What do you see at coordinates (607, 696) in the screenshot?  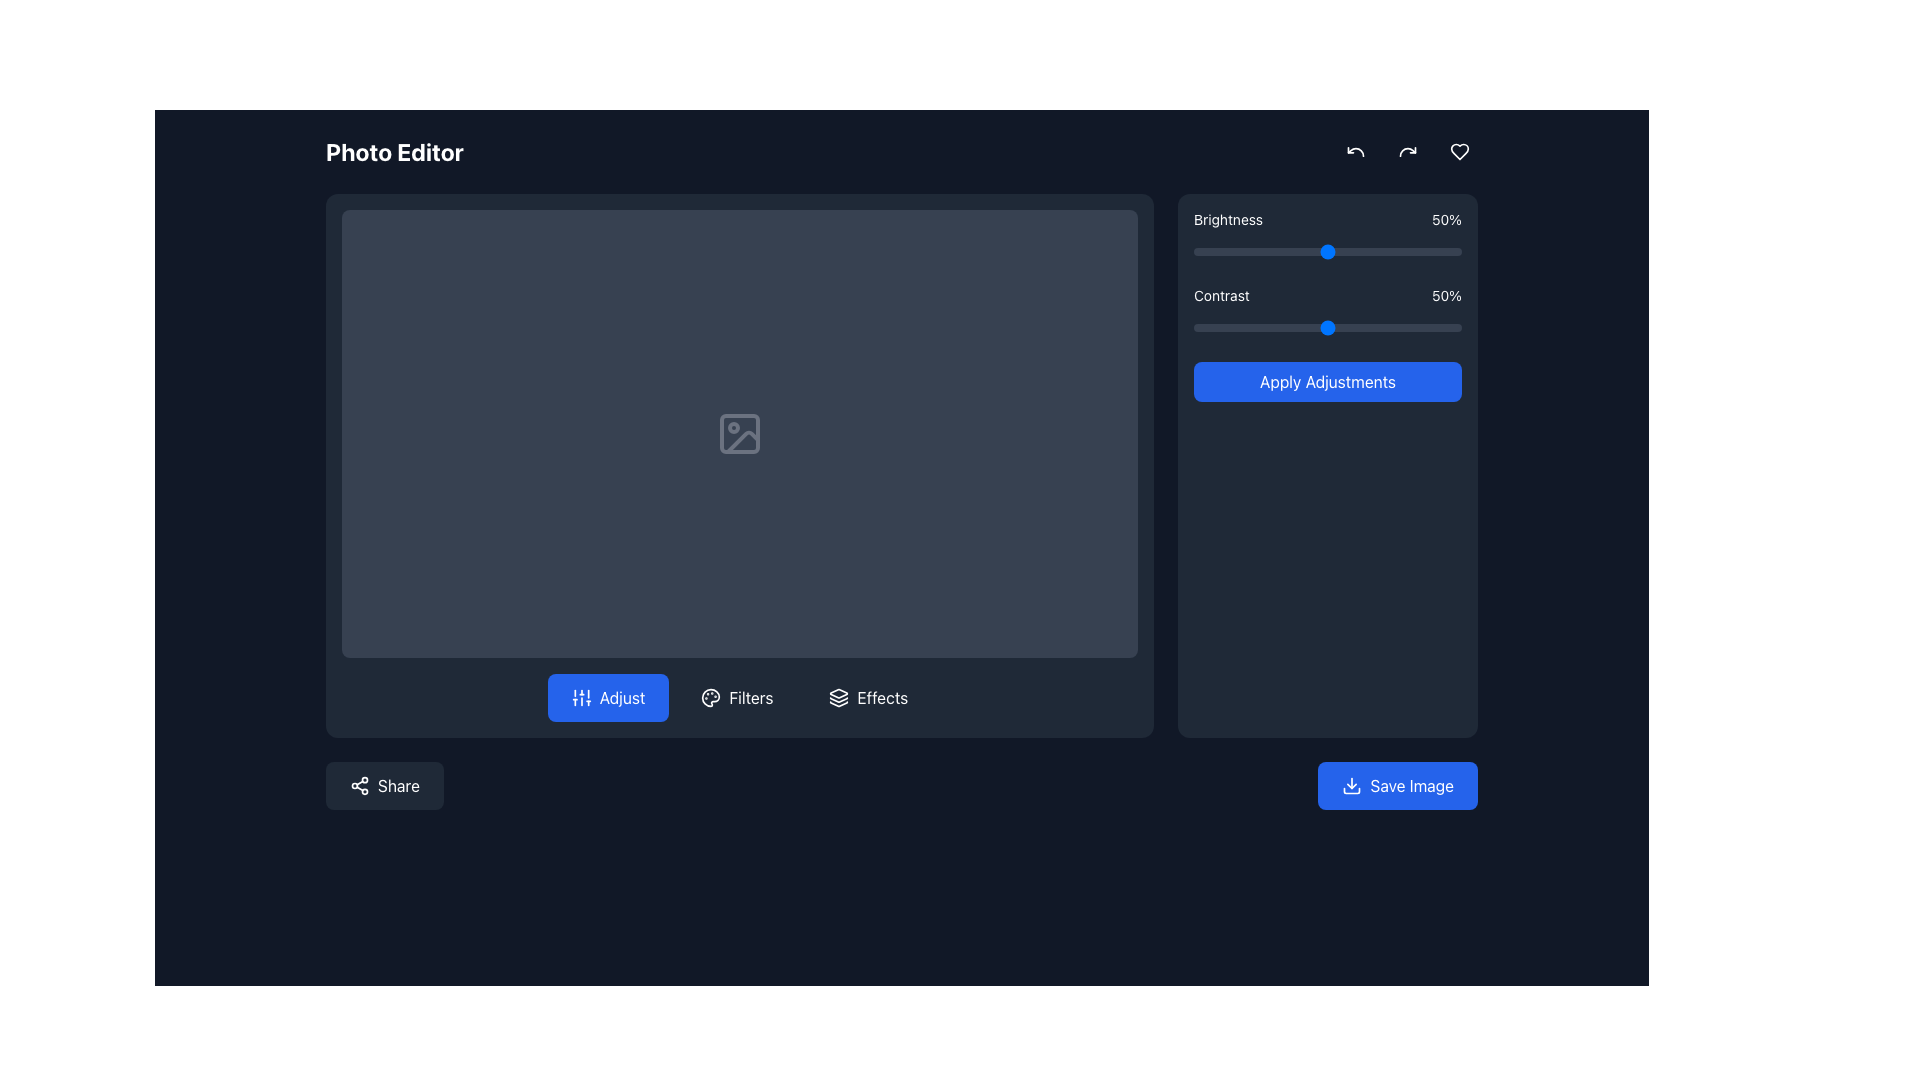 I see `the 'Adjust' button located at the bottom-center of the interface` at bounding box center [607, 696].